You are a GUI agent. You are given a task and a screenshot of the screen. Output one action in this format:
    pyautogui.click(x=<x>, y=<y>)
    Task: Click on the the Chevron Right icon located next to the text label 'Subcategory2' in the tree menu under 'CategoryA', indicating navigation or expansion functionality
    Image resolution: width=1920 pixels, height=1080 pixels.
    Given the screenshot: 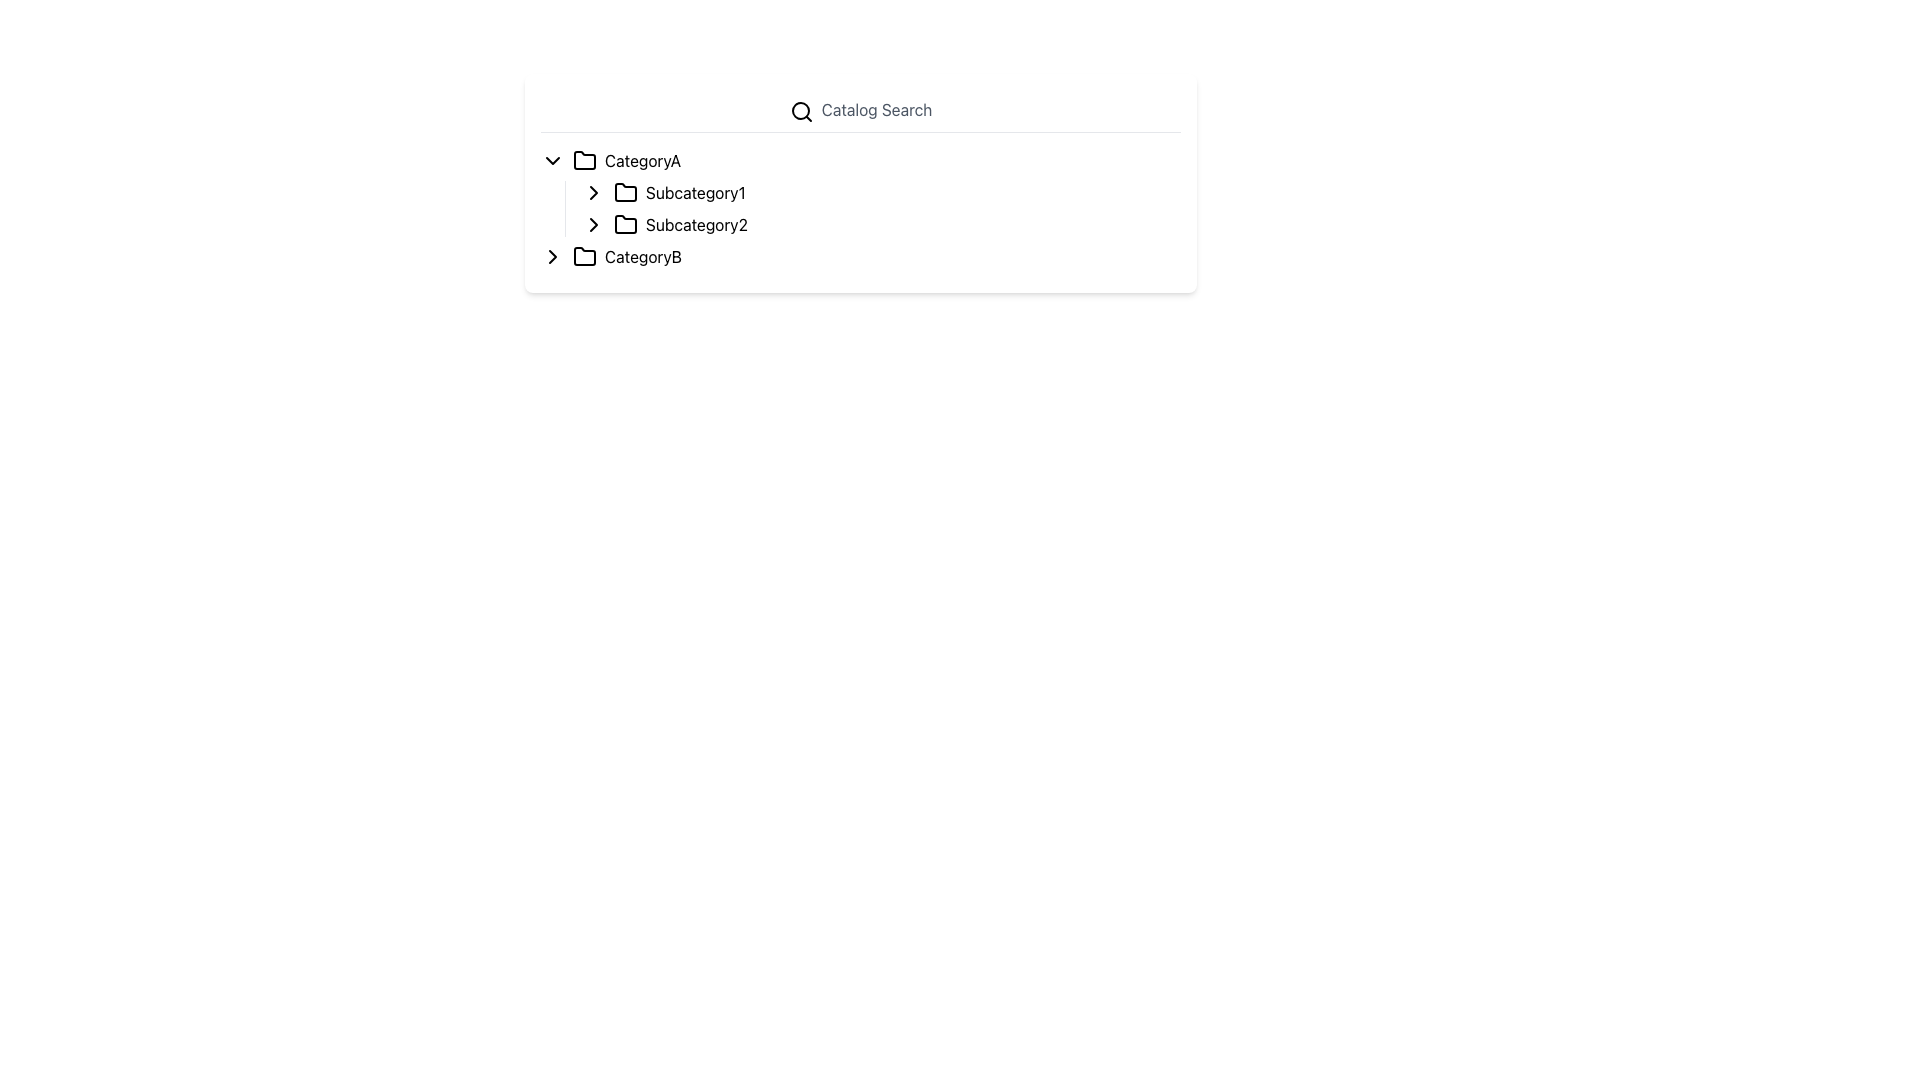 What is the action you would take?
    pyautogui.click(x=593, y=223)
    